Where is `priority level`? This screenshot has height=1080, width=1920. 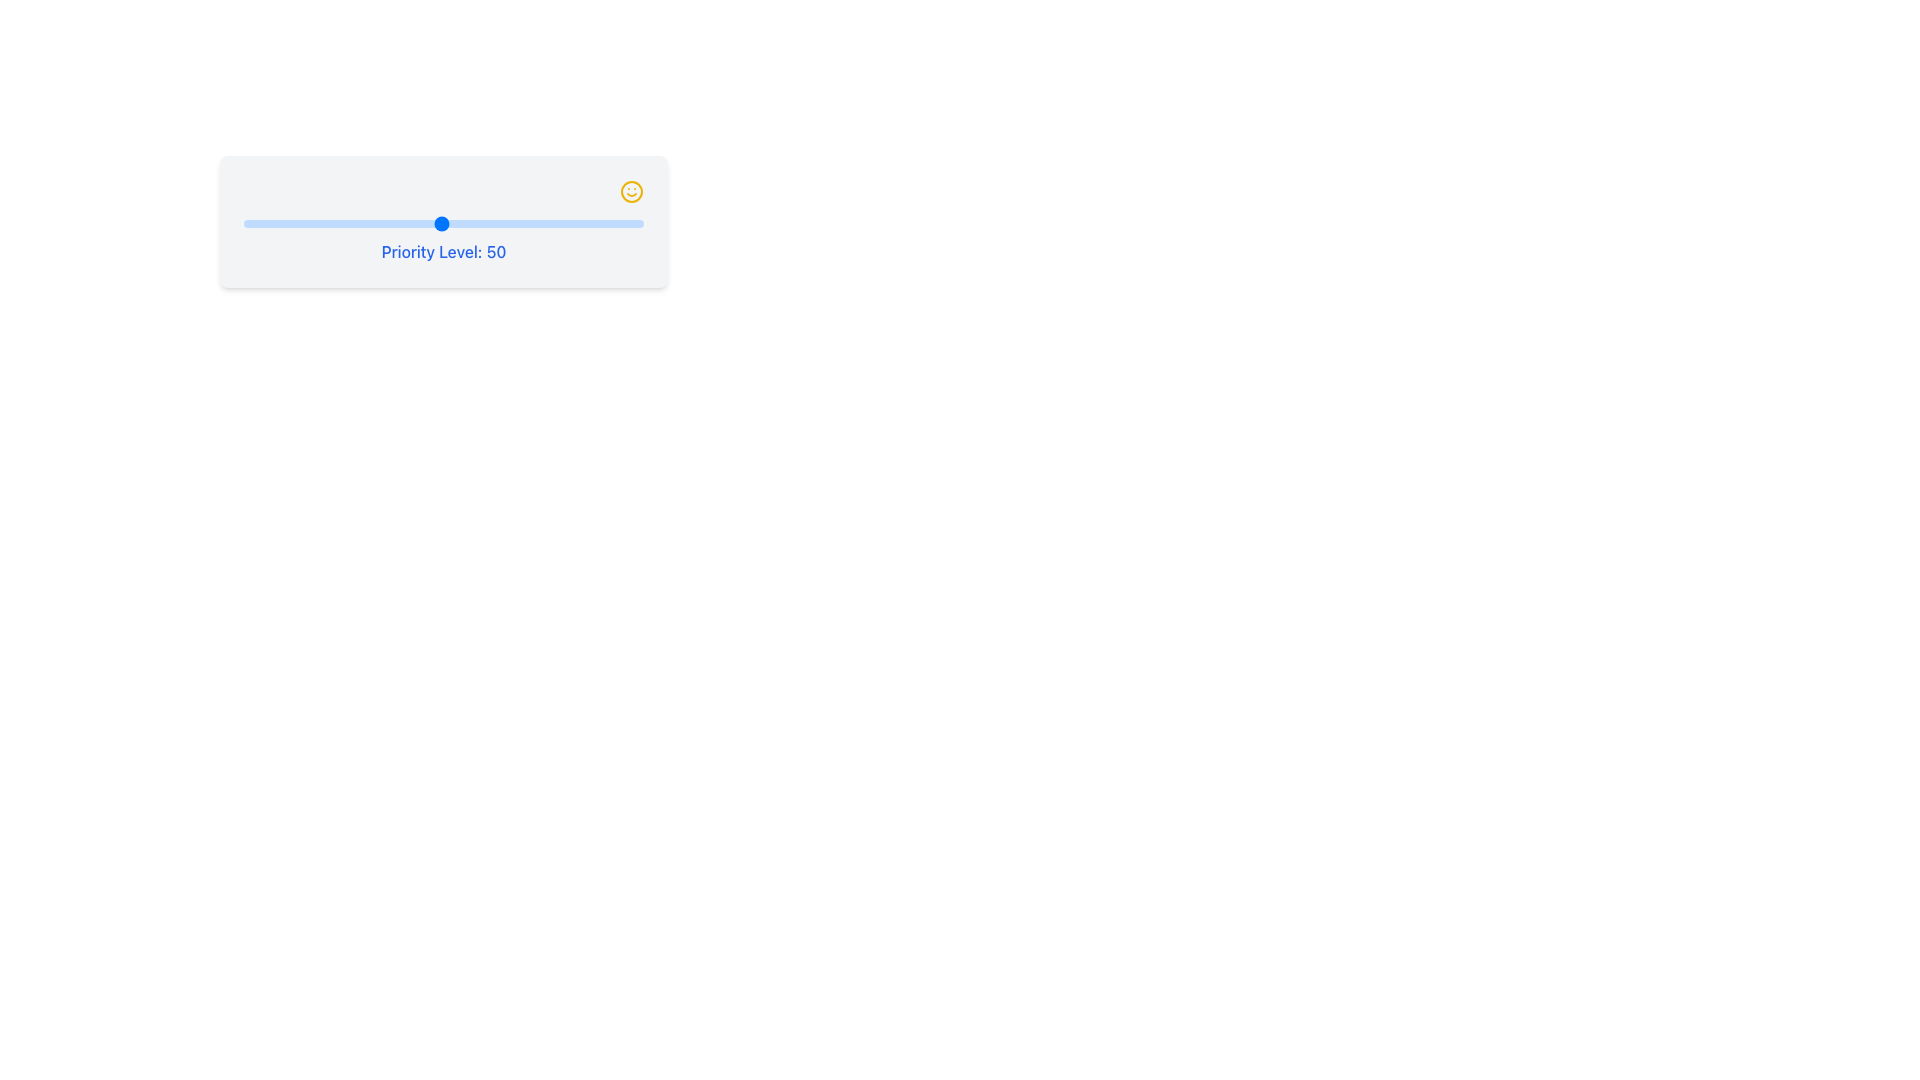
priority level is located at coordinates (267, 223).